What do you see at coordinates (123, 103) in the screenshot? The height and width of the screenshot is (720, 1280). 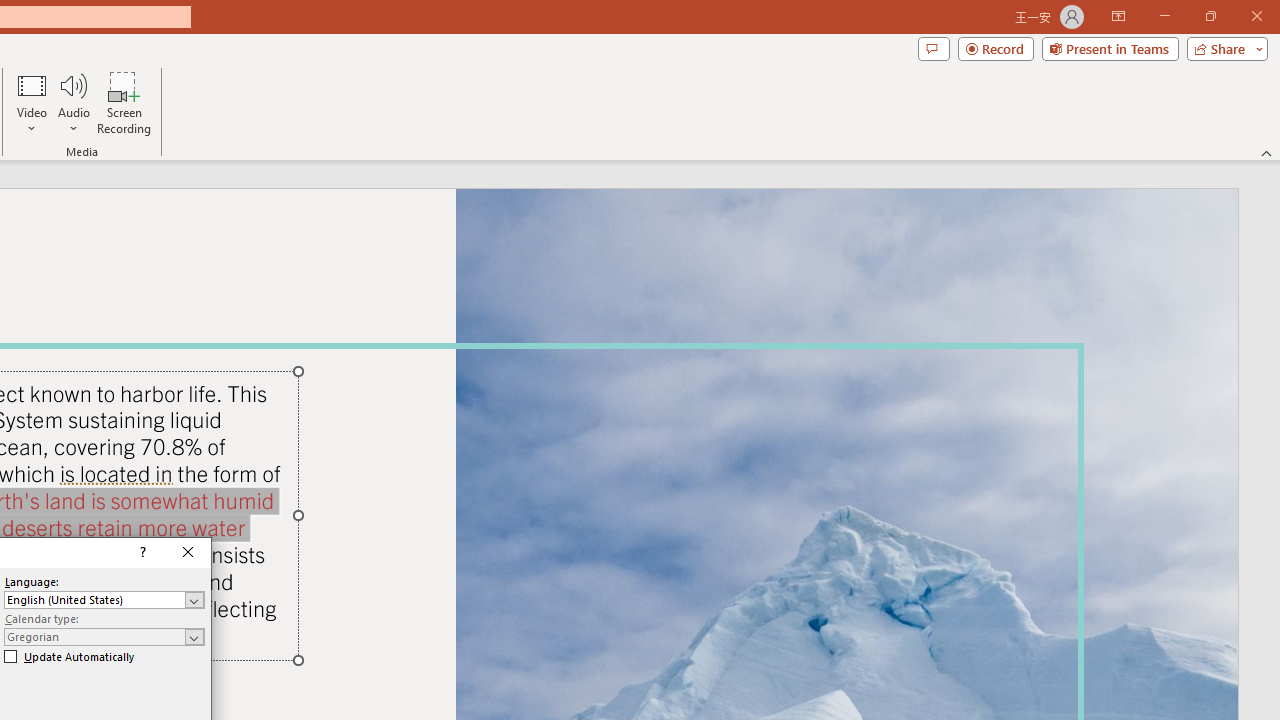 I see `'Screen Recording...'` at bounding box center [123, 103].